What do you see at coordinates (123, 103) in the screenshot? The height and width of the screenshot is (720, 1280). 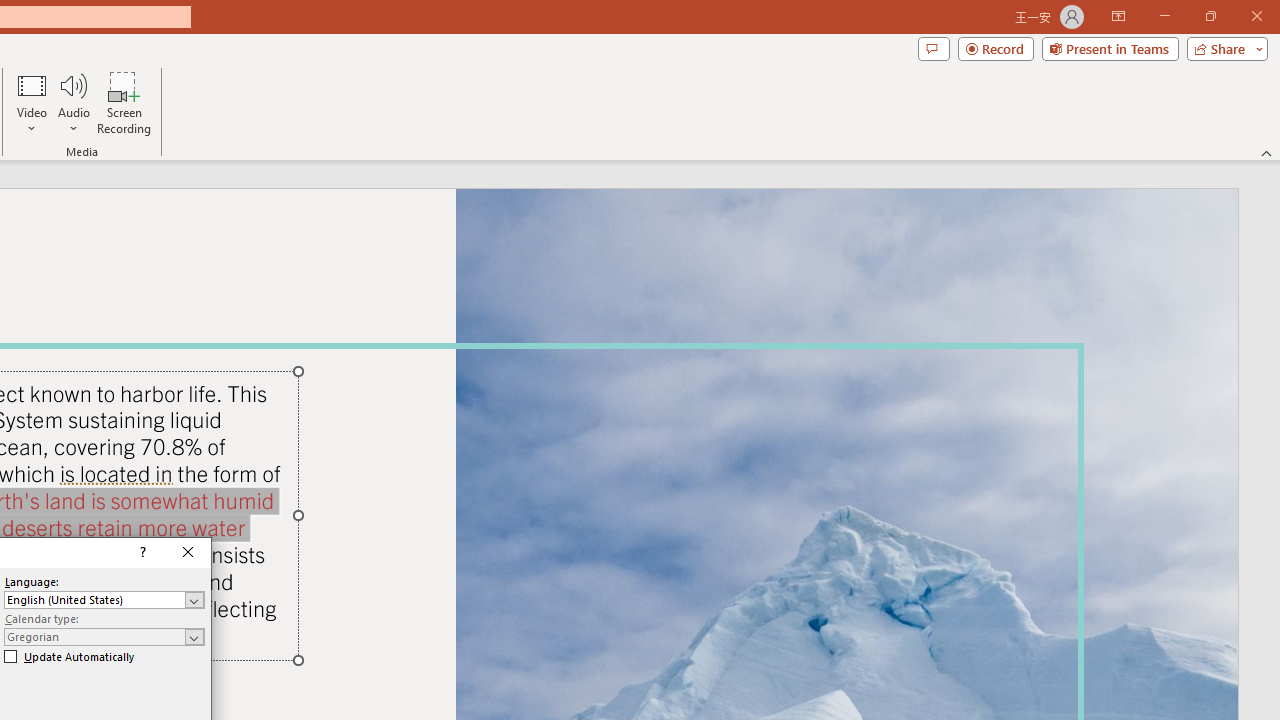 I see `'Screen Recording...'` at bounding box center [123, 103].